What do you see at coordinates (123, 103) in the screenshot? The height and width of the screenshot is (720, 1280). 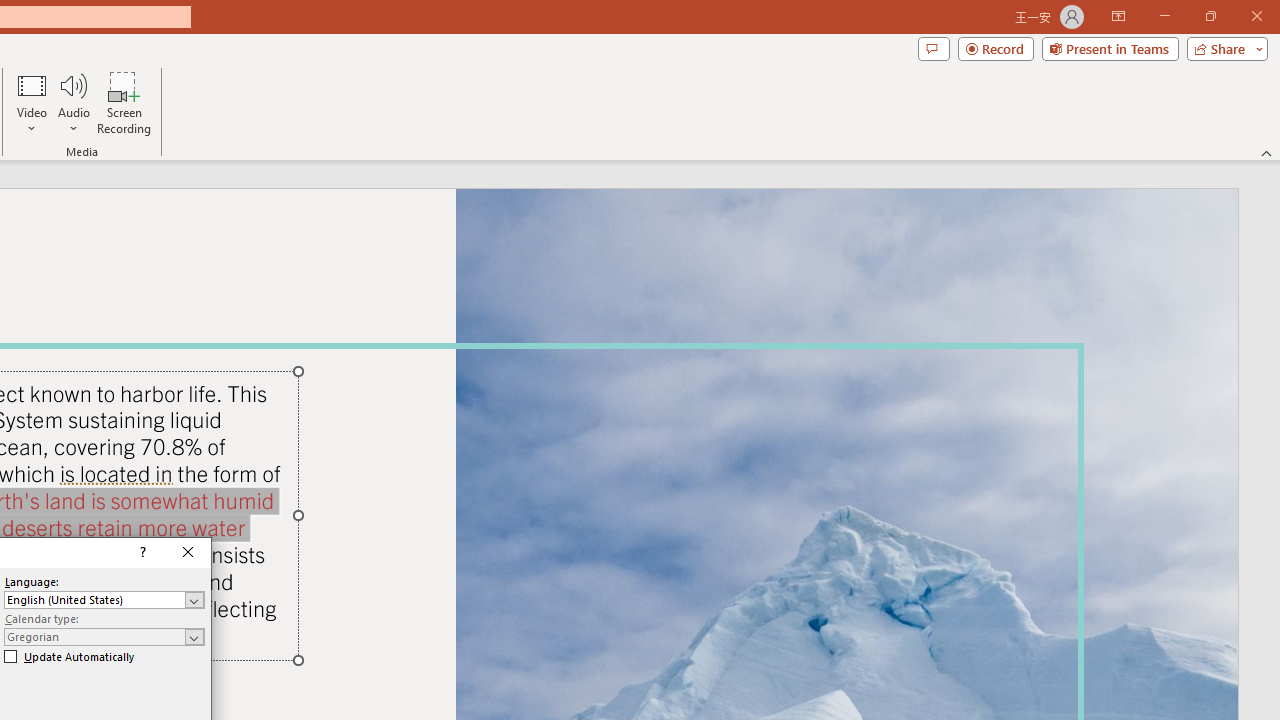 I see `'Screen Recording...'` at bounding box center [123, 103].